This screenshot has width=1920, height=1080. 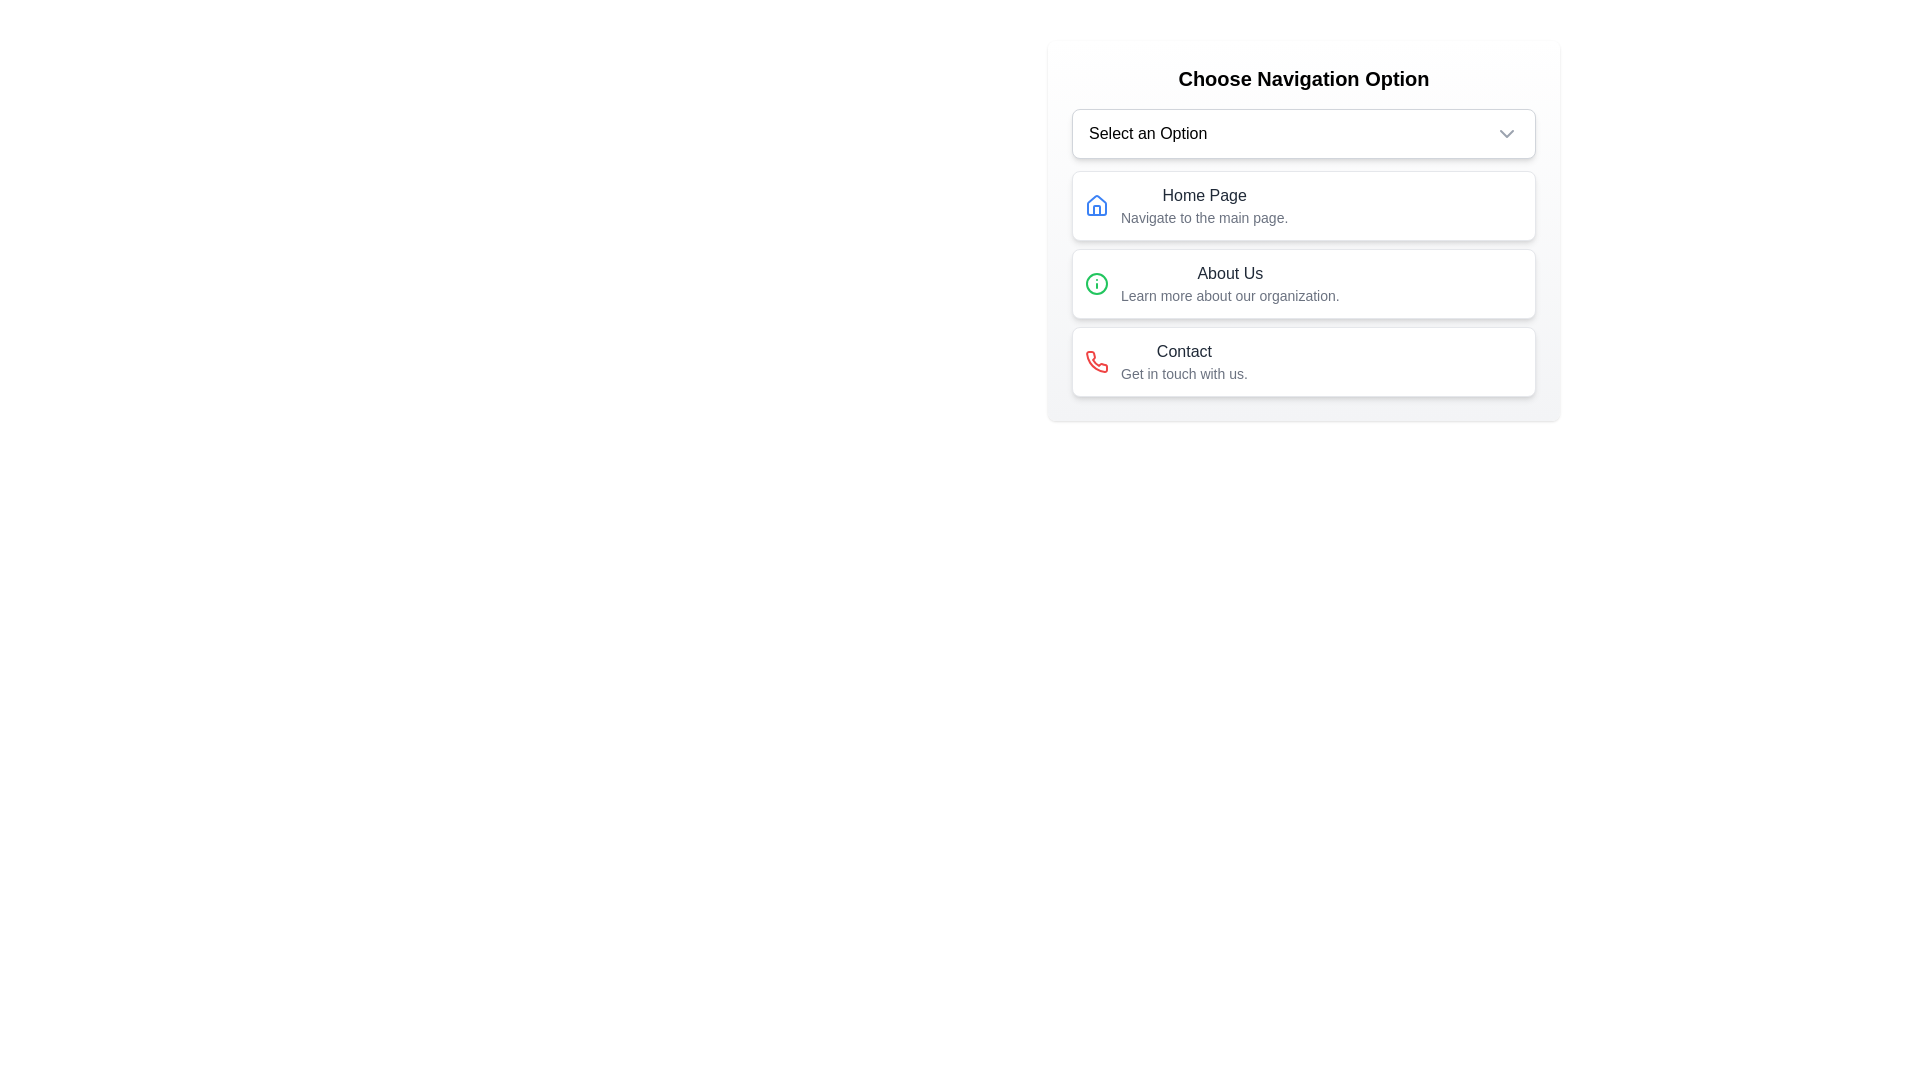 I want to click on the 'Home Page' icon located at the left part of the 'Home Page' row in the navigation menu, so click(x=1096, y=205).